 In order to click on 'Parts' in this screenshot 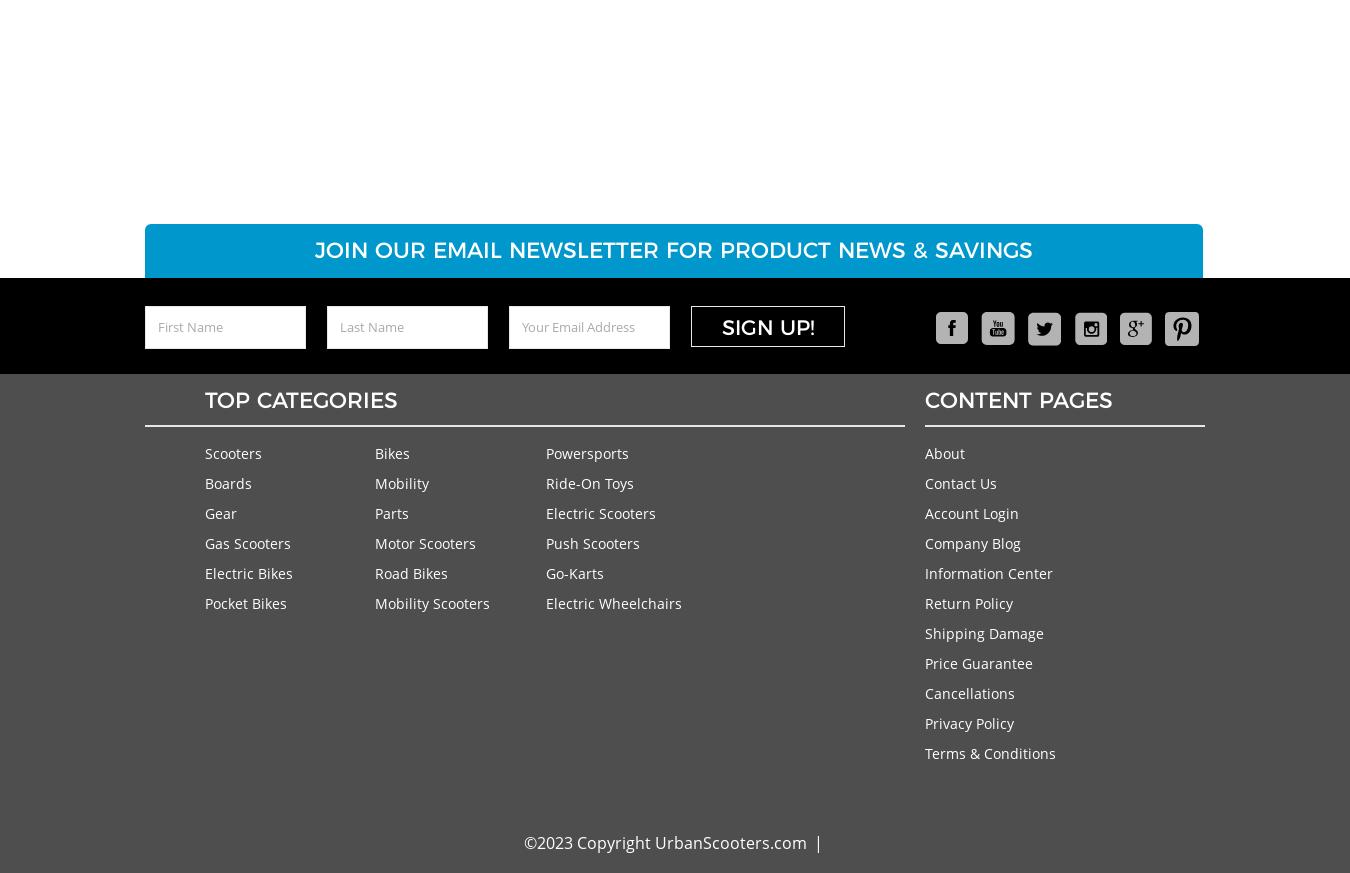, I will do `click(375, 512)`.